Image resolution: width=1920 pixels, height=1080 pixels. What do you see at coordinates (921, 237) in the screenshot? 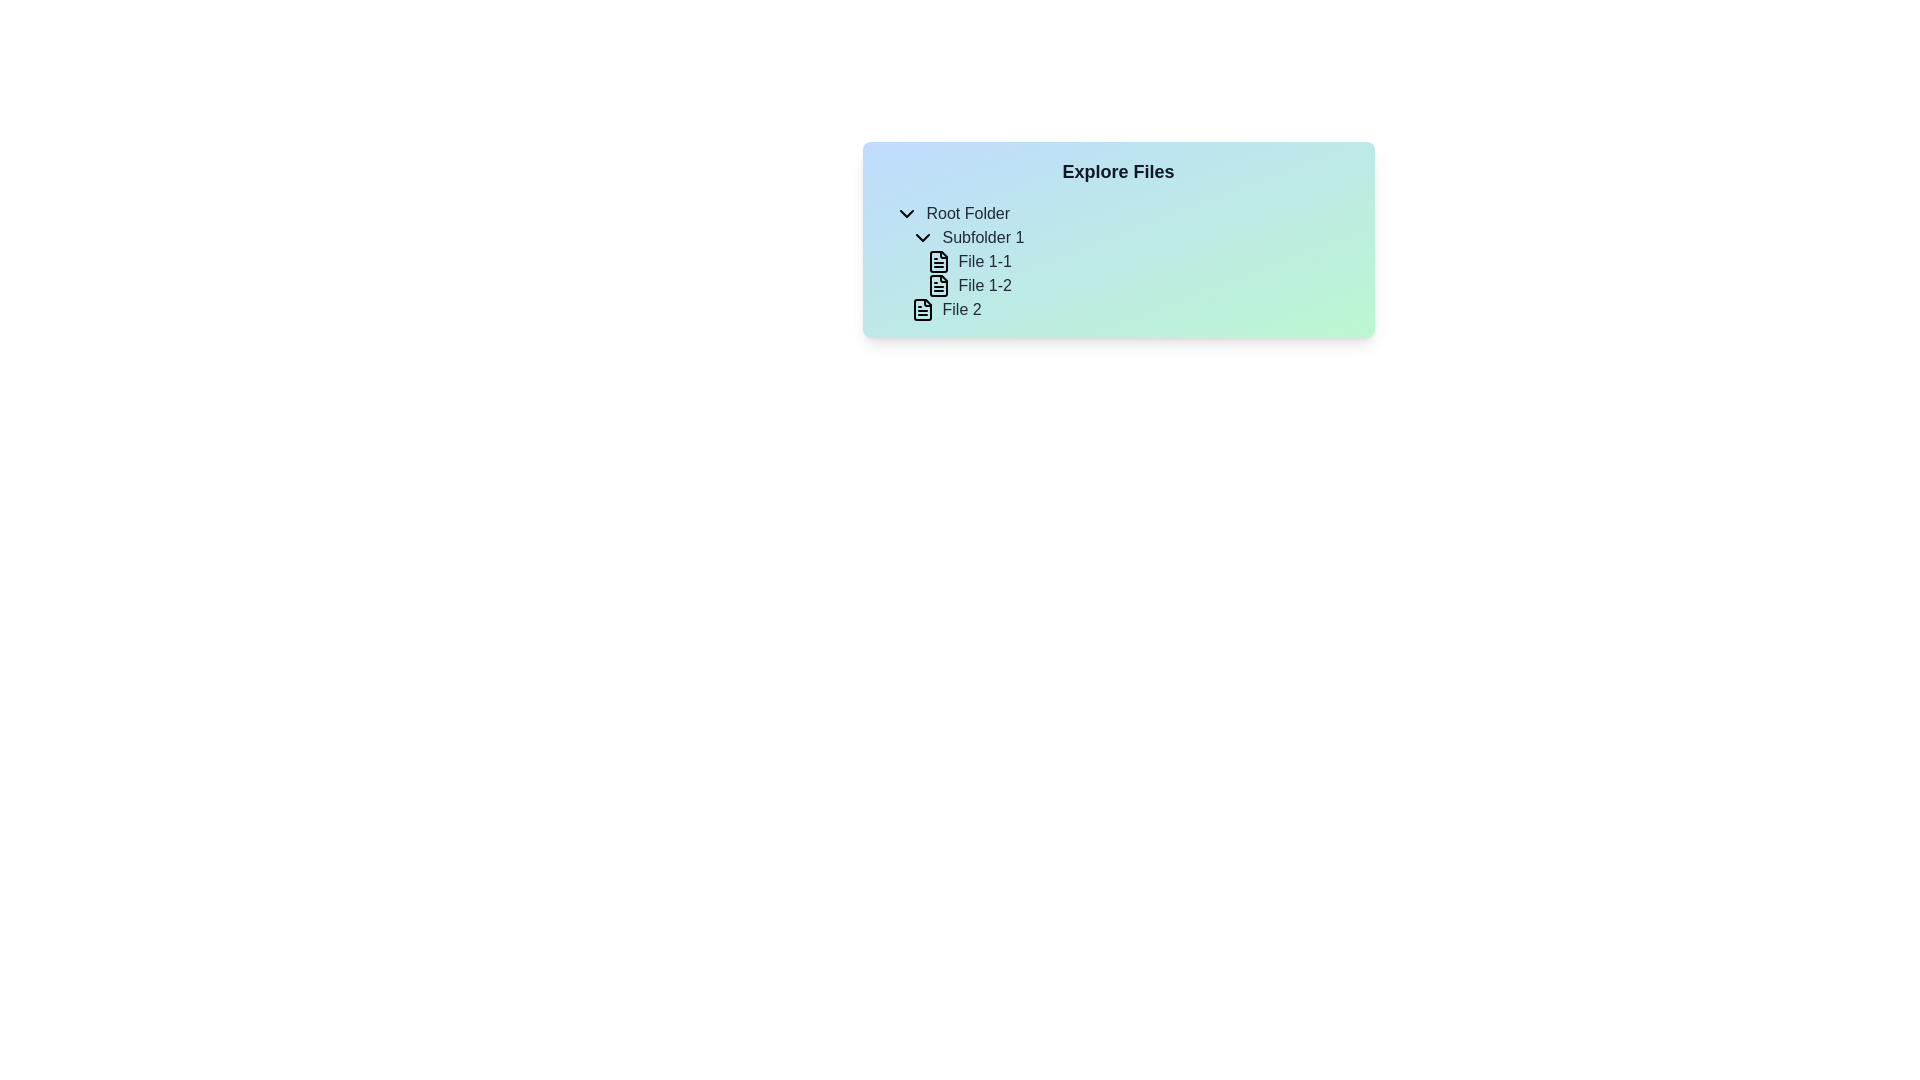
I see `the downward-pointing chevron icon located beside the text 'Subfolder 1'` at bounding box center [921, 237].